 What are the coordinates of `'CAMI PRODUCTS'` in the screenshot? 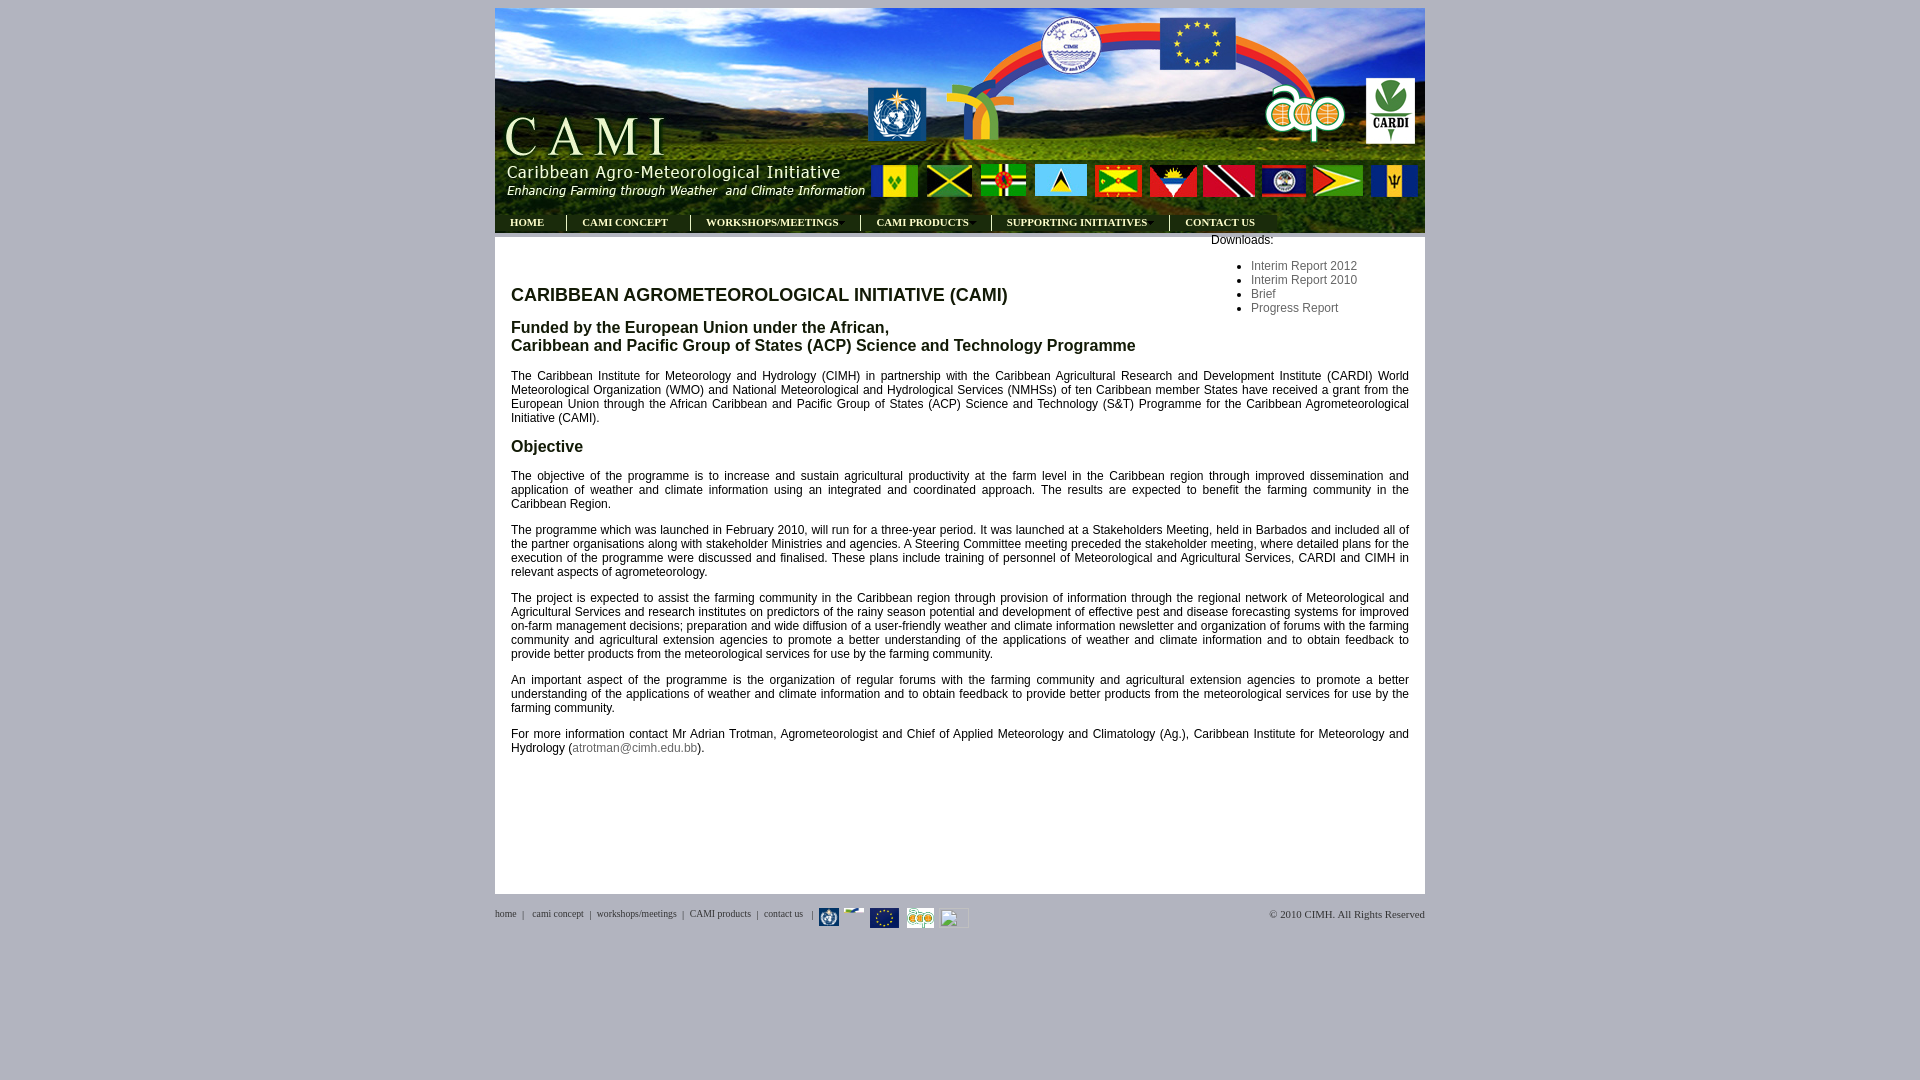 It's located at (924, 222).